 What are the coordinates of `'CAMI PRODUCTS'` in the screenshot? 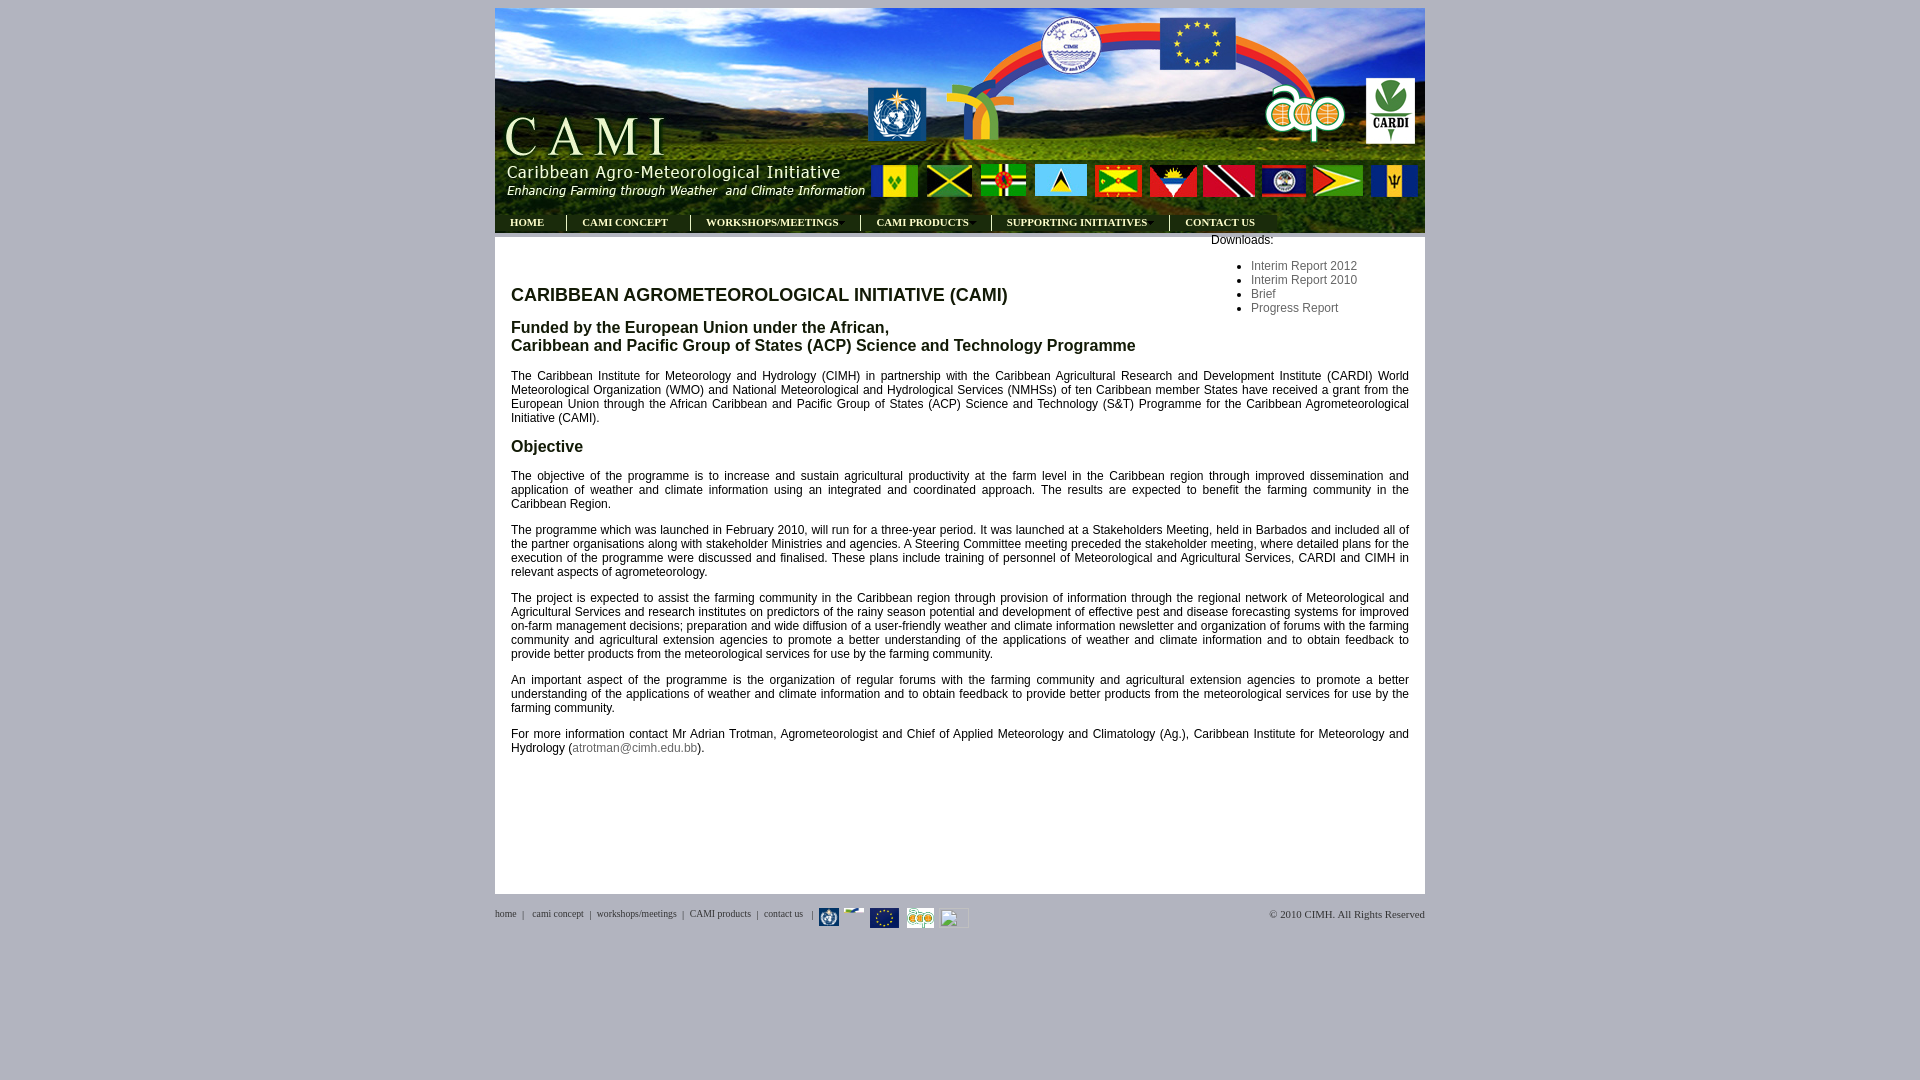 It's located at (924, 222).